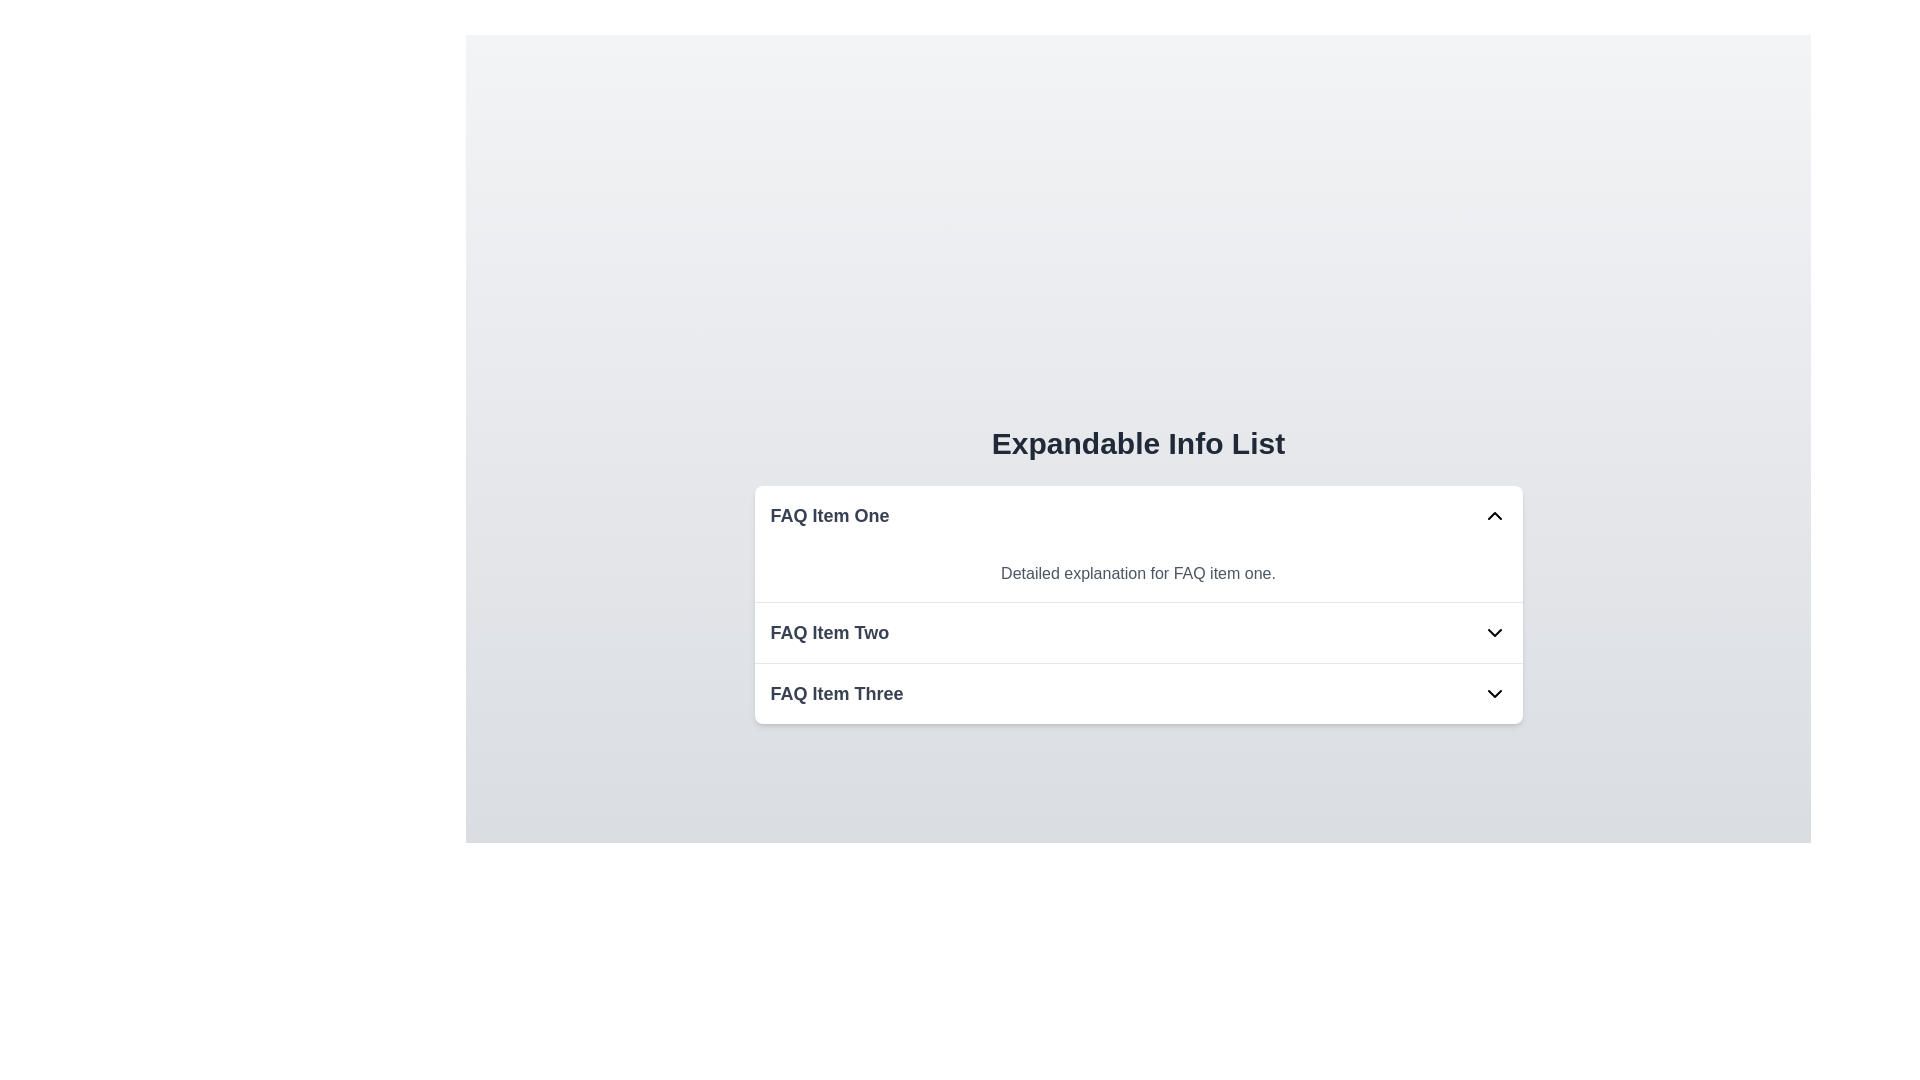 The height and width of the screenshot is (1080, 1920). Describe the element at coordinates (1138, 633) in the screenshot. I see `the second FAQ item labeled 'FAQ Item Two'` at that location.